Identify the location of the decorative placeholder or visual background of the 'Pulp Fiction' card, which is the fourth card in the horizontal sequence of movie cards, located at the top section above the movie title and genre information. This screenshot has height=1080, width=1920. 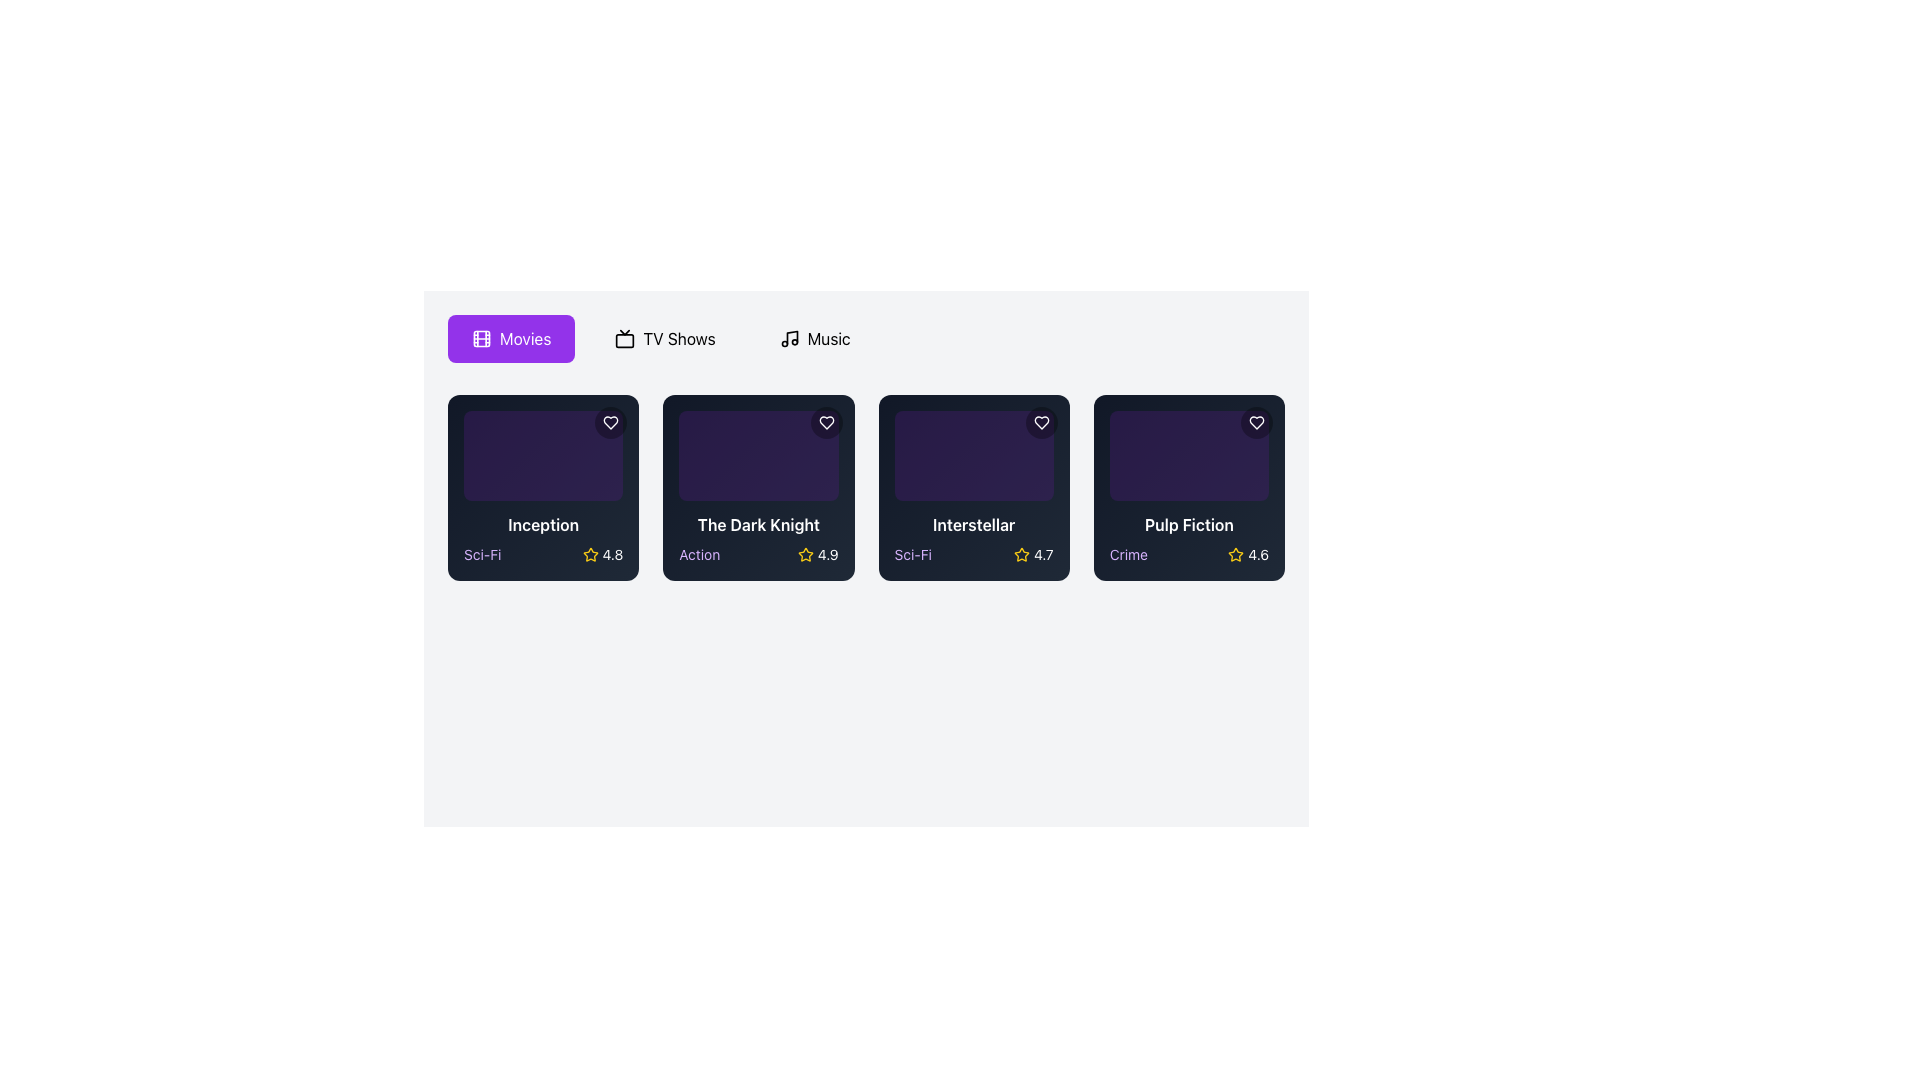
(1189, 455).